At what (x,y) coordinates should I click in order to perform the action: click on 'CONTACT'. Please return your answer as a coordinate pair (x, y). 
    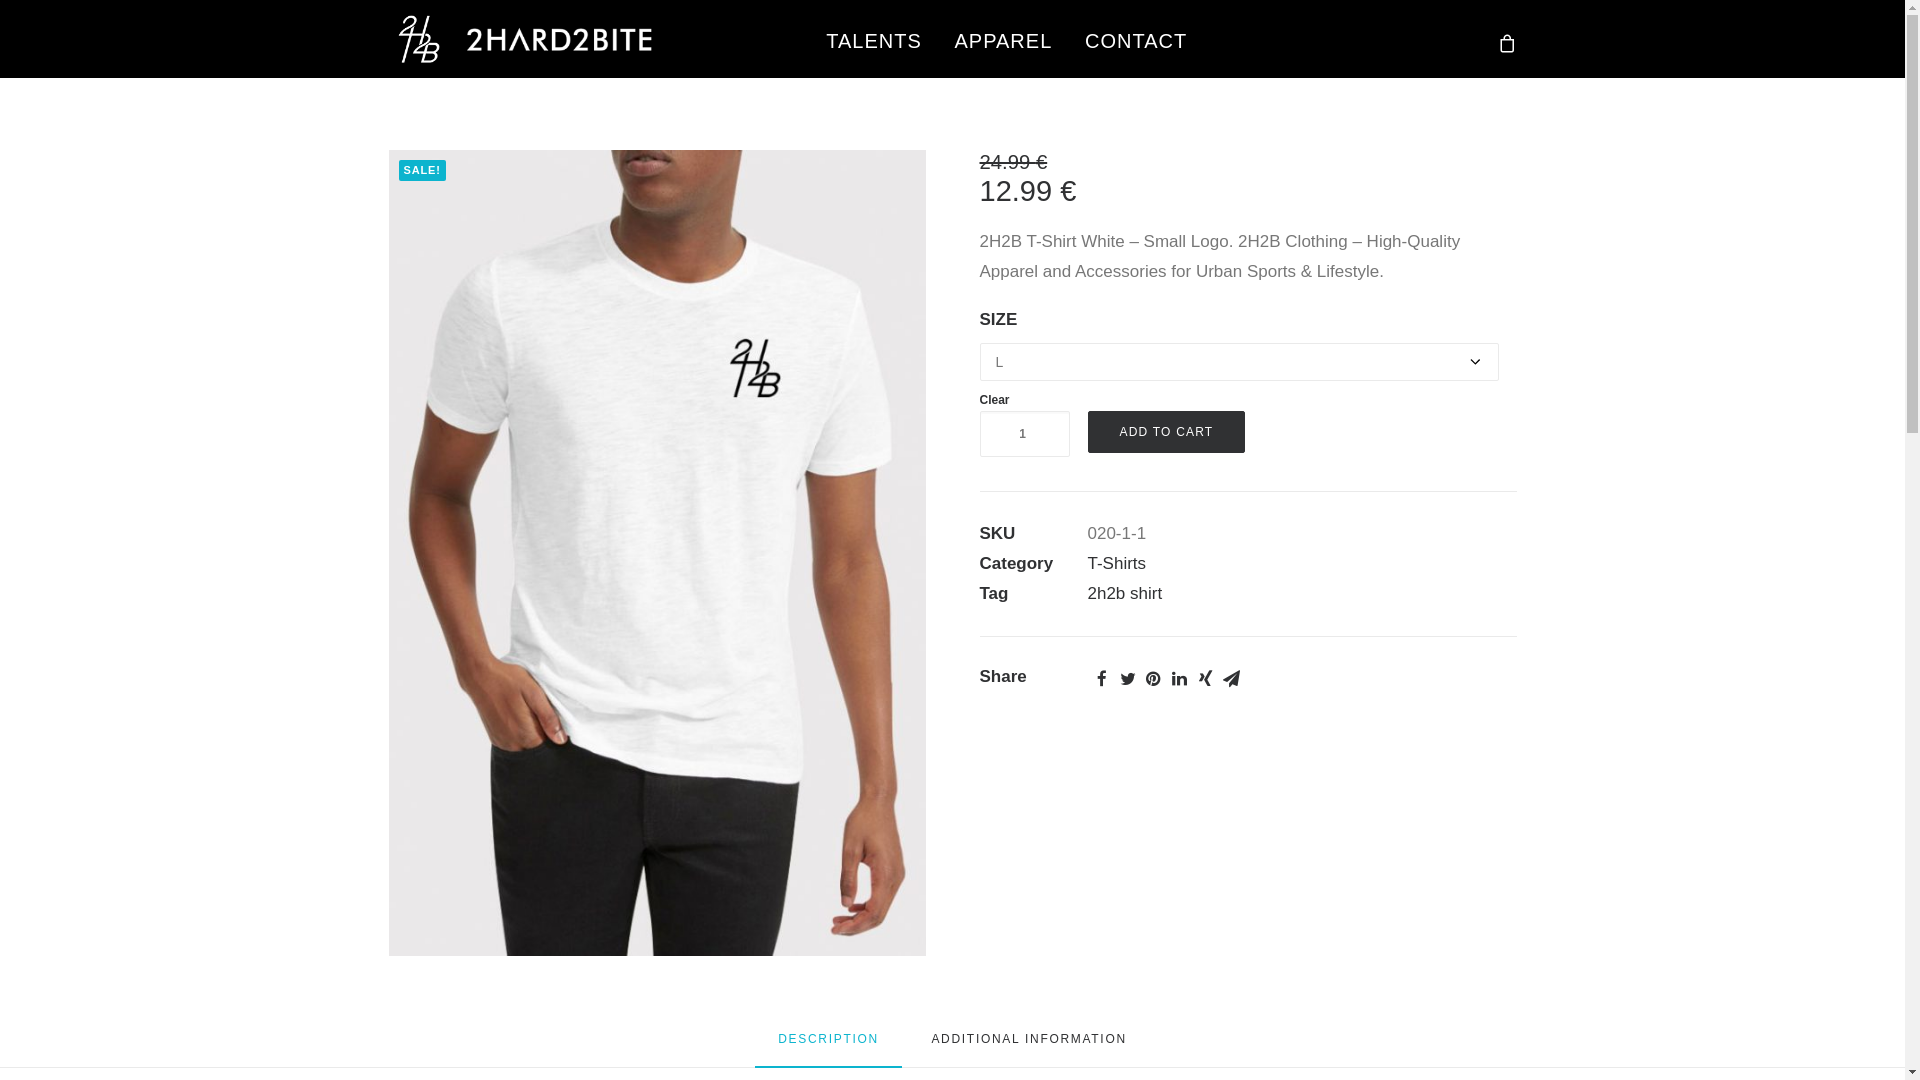
    Looking at the image, I should click on (1136, 38).